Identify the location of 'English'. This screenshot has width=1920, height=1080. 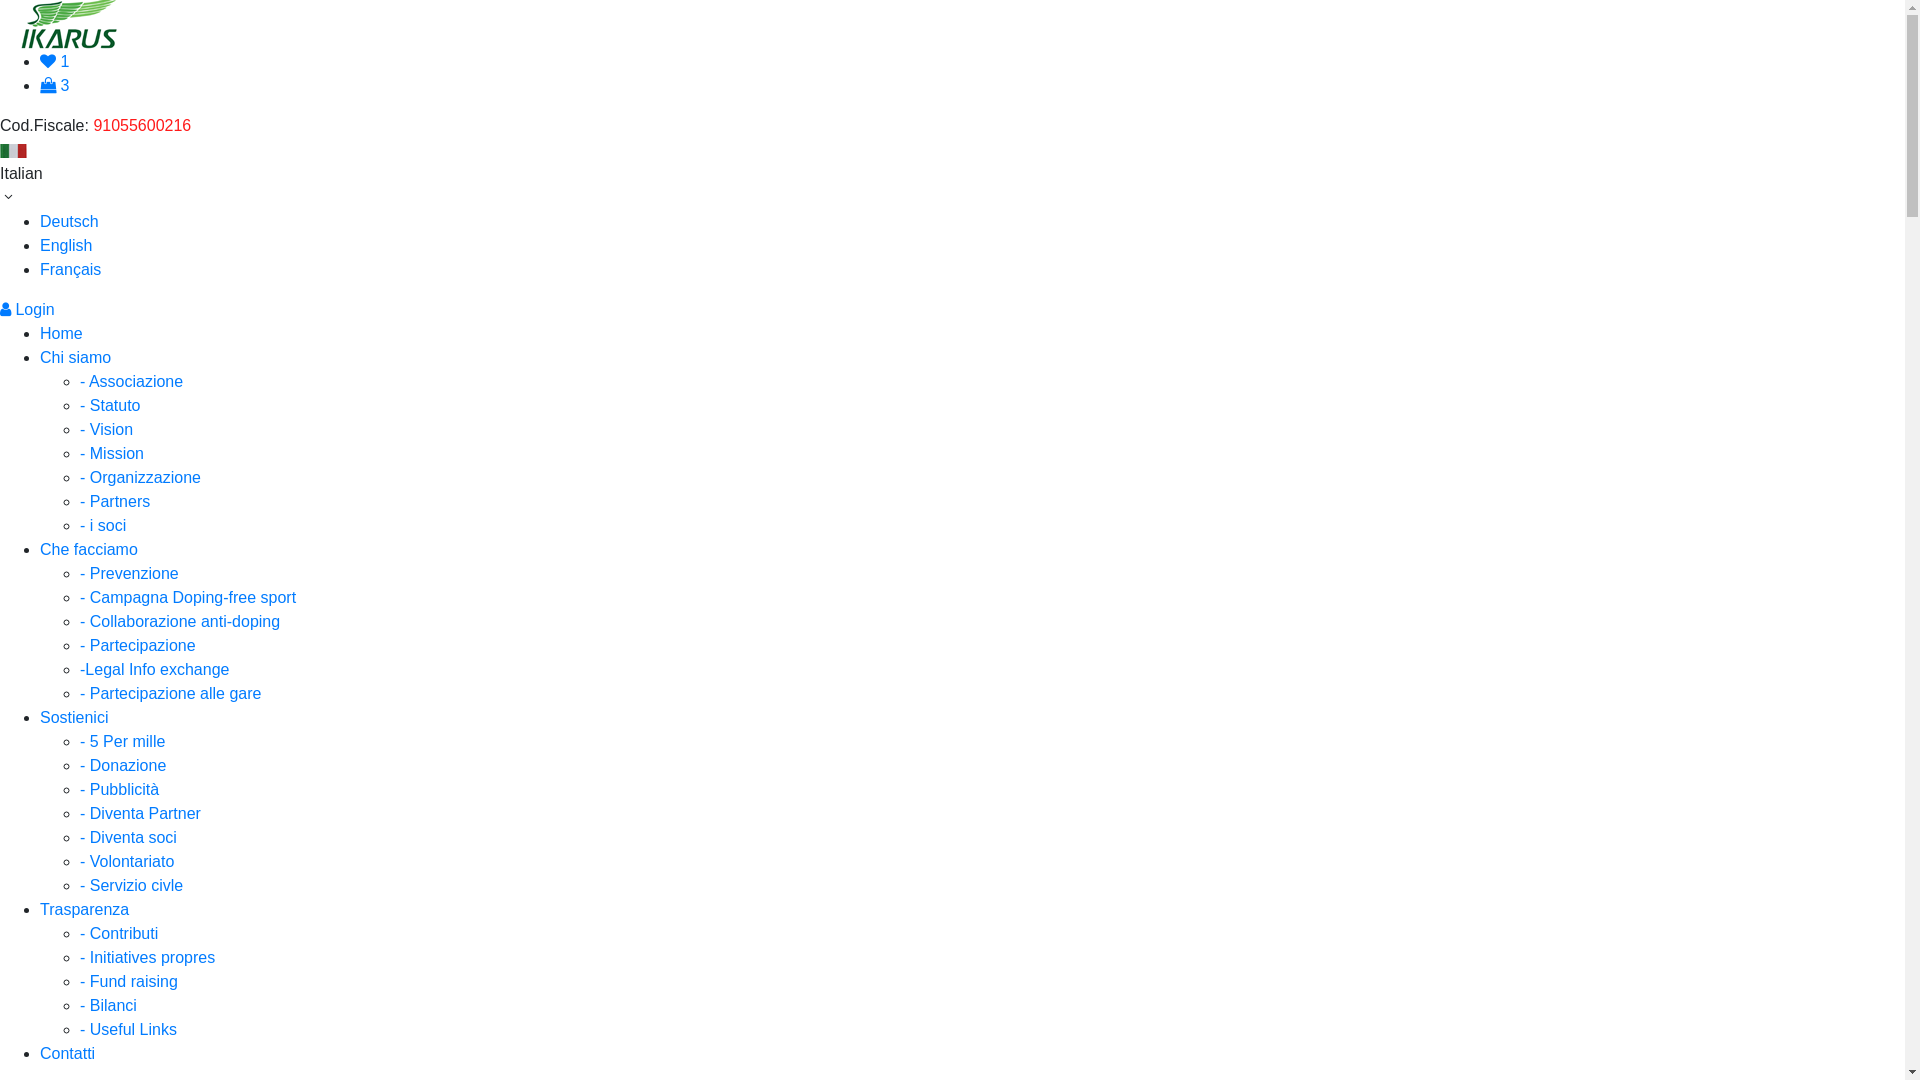
(66, 244).